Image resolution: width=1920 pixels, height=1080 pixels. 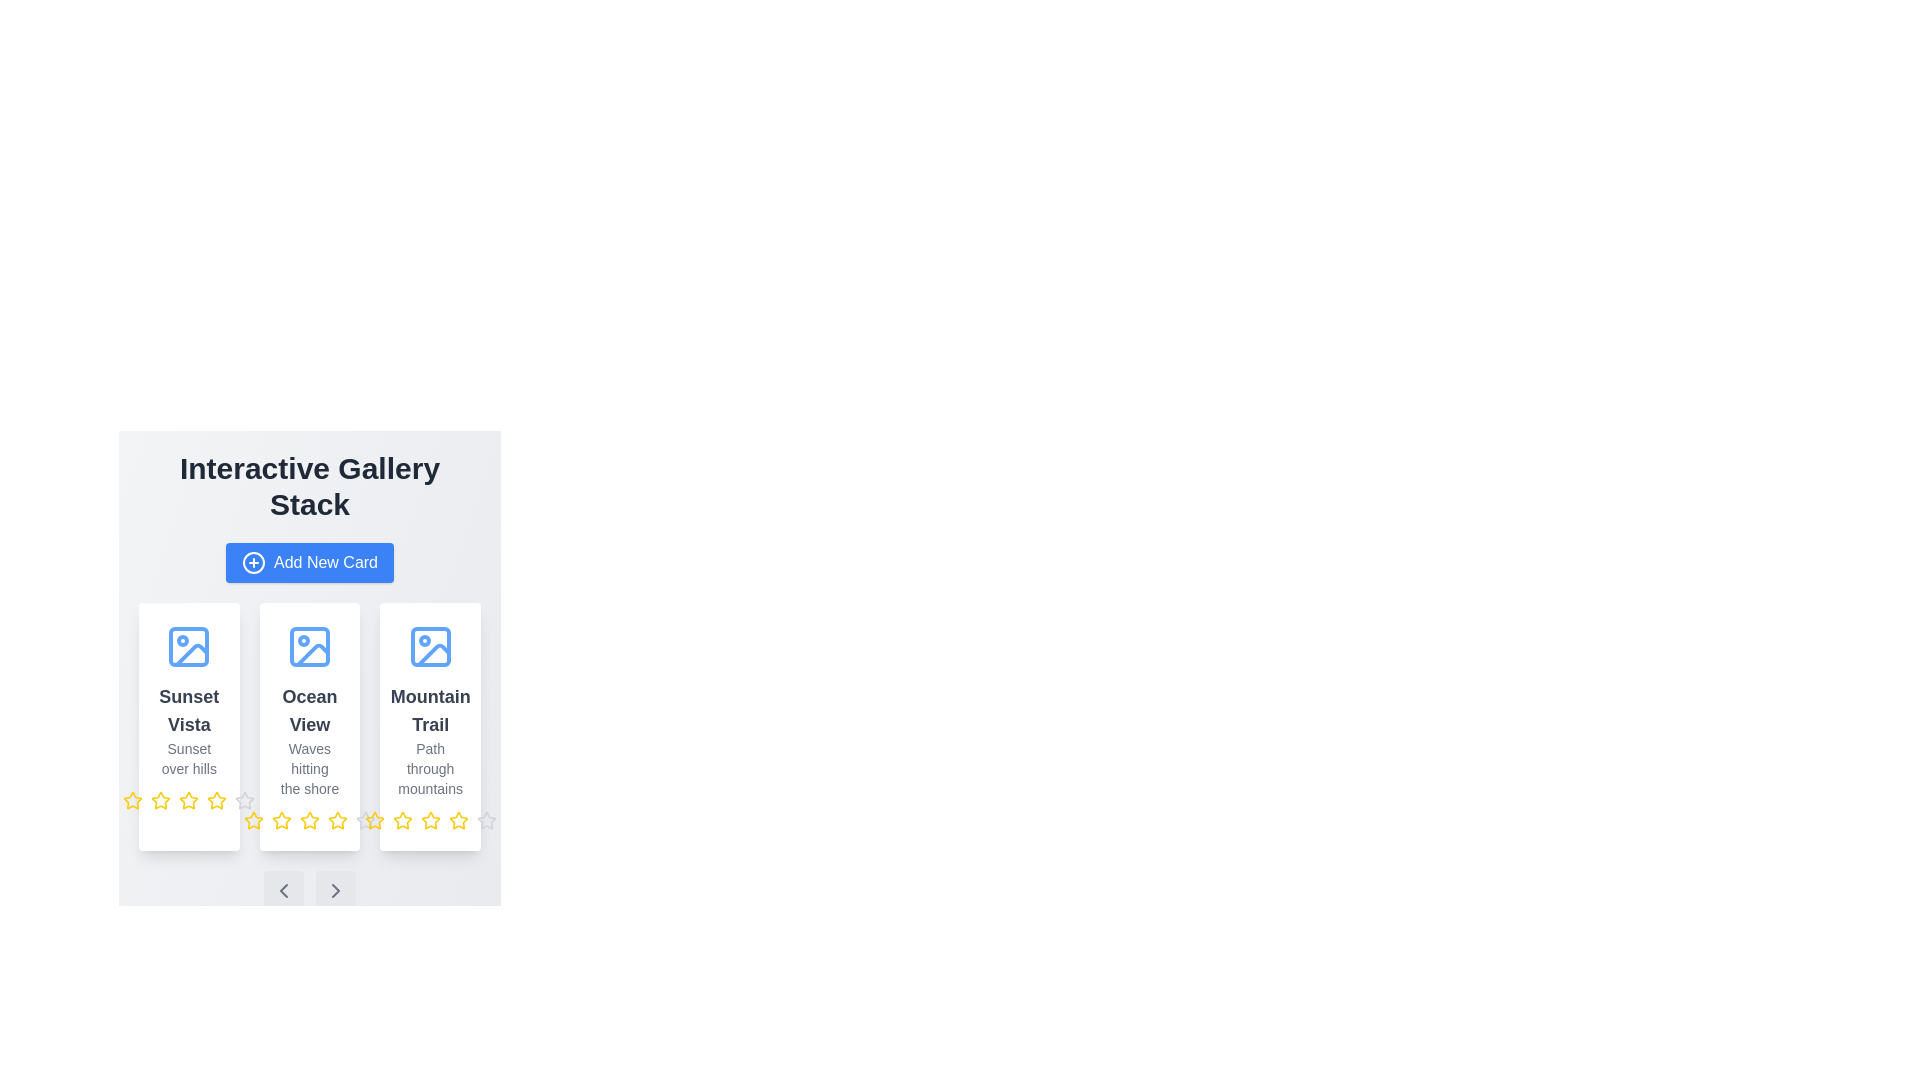 What do you see at coordinates (457, 820) in the screenshot?
I see `the Clickable Icon (Star Icon) which is the rightmost star icon in the rating component below the 'Mountain Trail' card` at bounding box center [457, 820].